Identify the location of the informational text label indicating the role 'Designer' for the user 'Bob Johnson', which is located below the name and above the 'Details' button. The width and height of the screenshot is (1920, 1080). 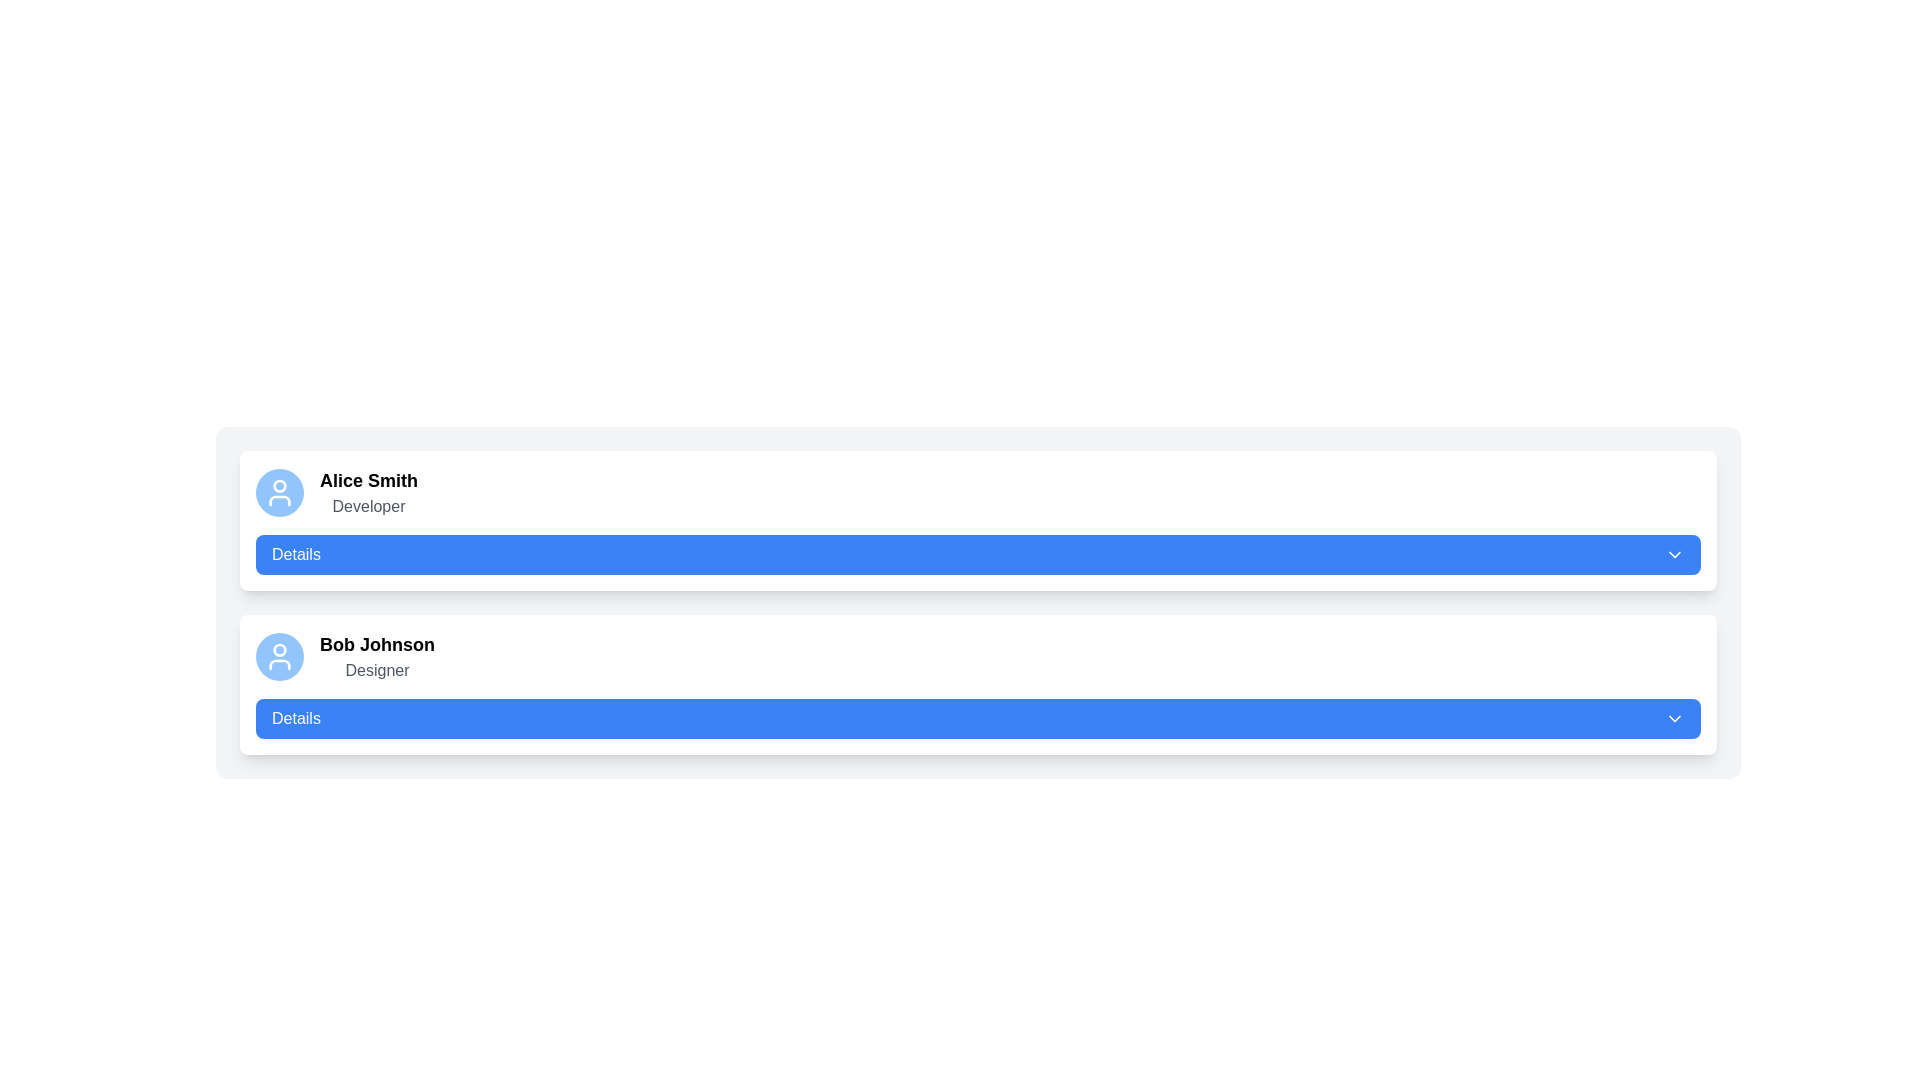
(377, 671).